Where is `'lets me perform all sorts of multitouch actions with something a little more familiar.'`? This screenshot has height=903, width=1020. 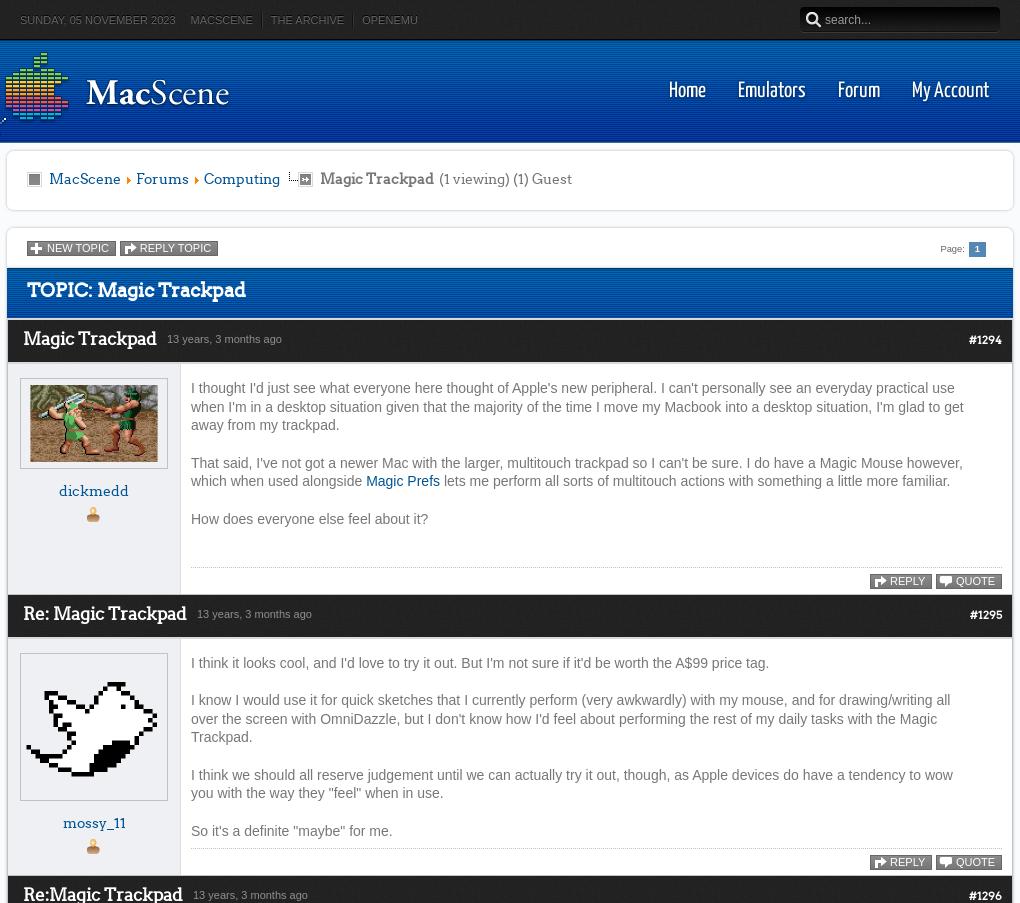
'lets me perform all sorts of multitouch actions with something a little more familiar.' is located at coordinates (694, 481).